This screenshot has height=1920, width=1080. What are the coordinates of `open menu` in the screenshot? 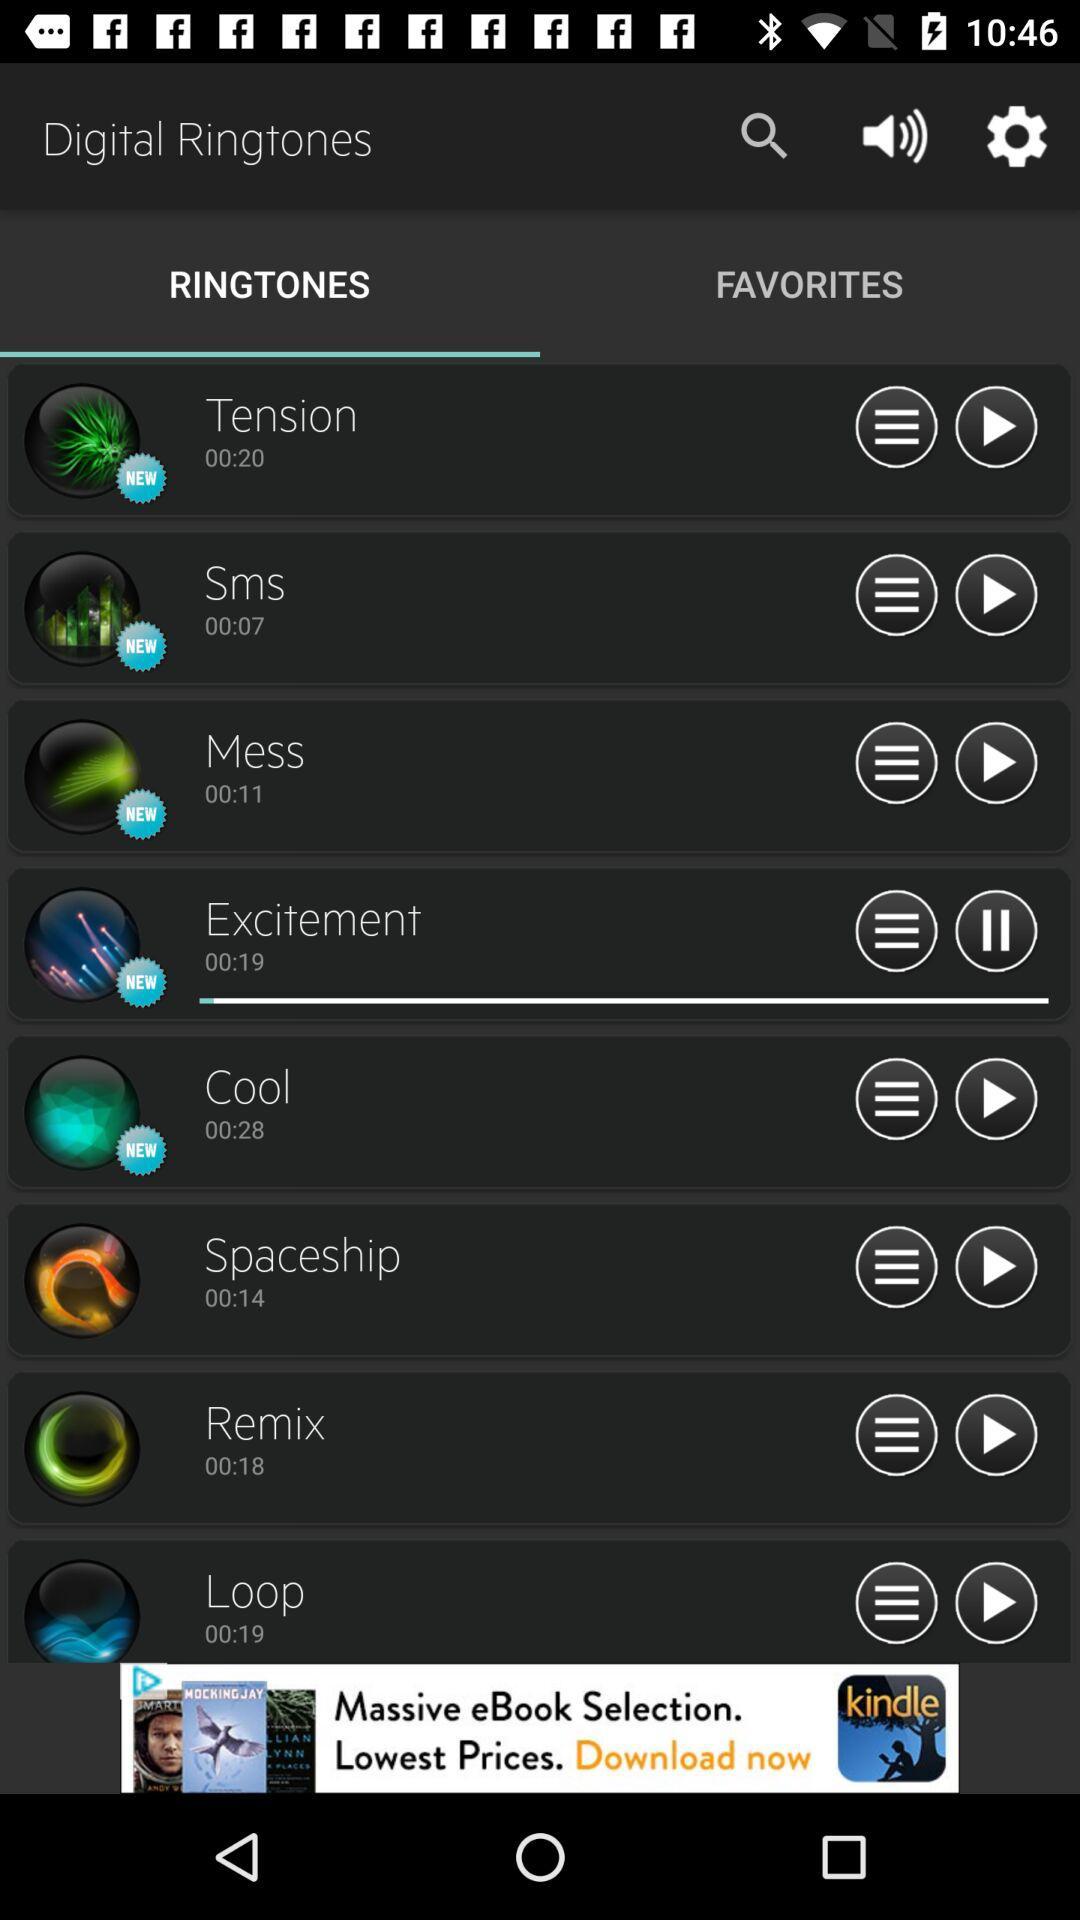 It's located at (895, 1435).